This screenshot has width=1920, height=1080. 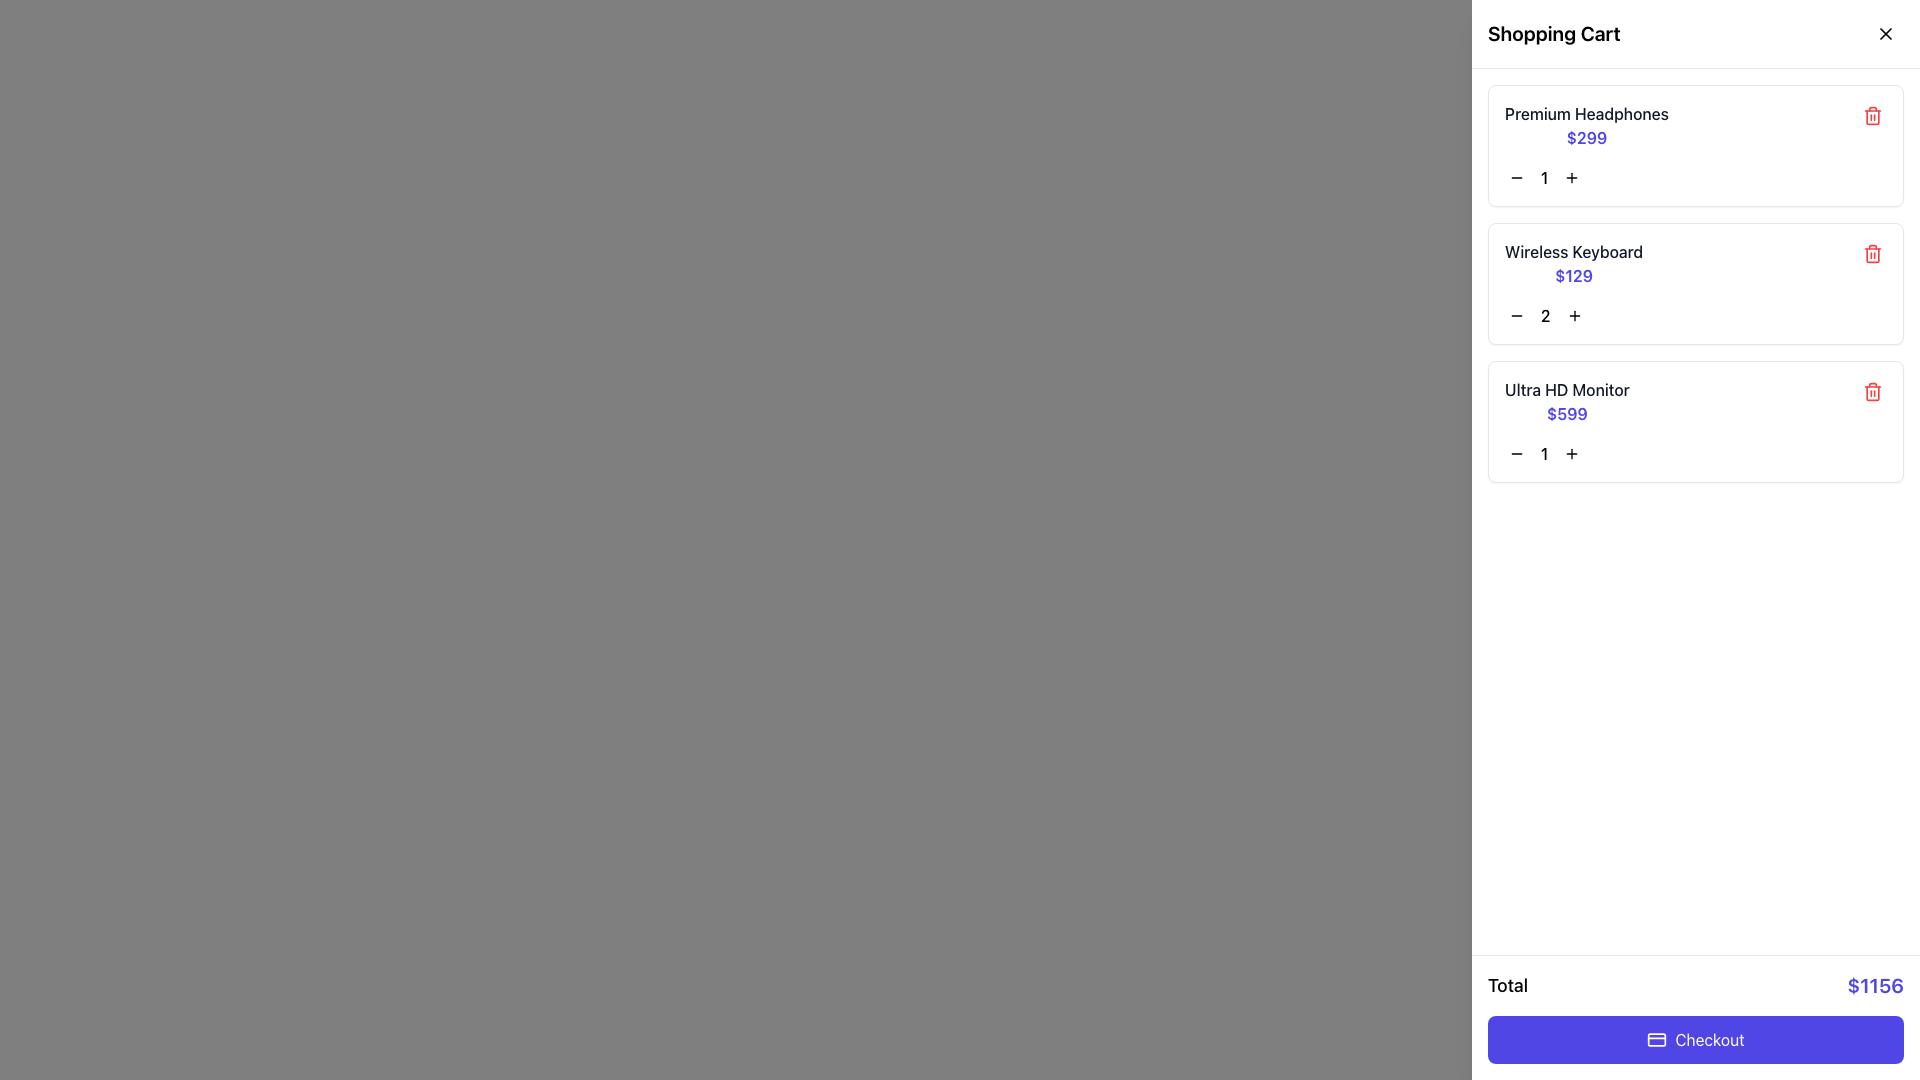 What do you see at coordinates (1516, 315) in the screenshot?
I see `the decrease quantity button for the 'Wireless Keyboard' item in the shopping cart to change its appearance` at bounding box center [1516, 315].